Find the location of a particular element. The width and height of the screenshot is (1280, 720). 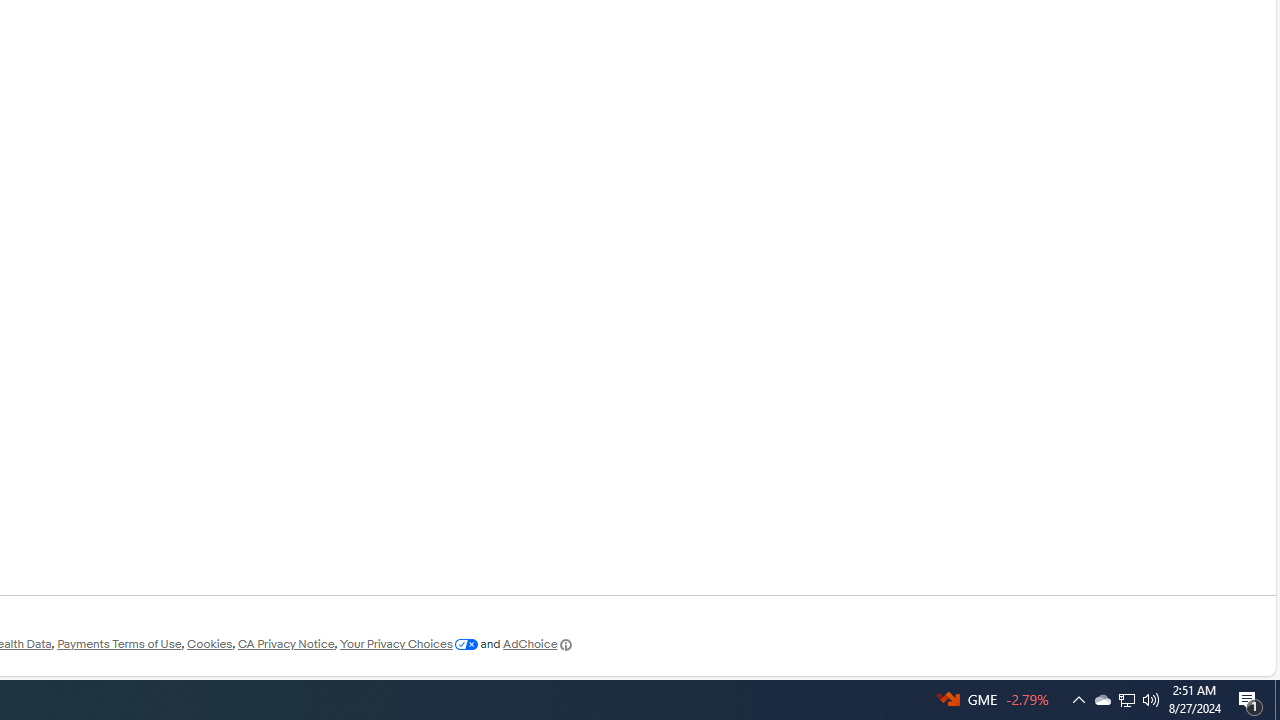

'CA Privacy Notice' is located at coordinates (285, 644).